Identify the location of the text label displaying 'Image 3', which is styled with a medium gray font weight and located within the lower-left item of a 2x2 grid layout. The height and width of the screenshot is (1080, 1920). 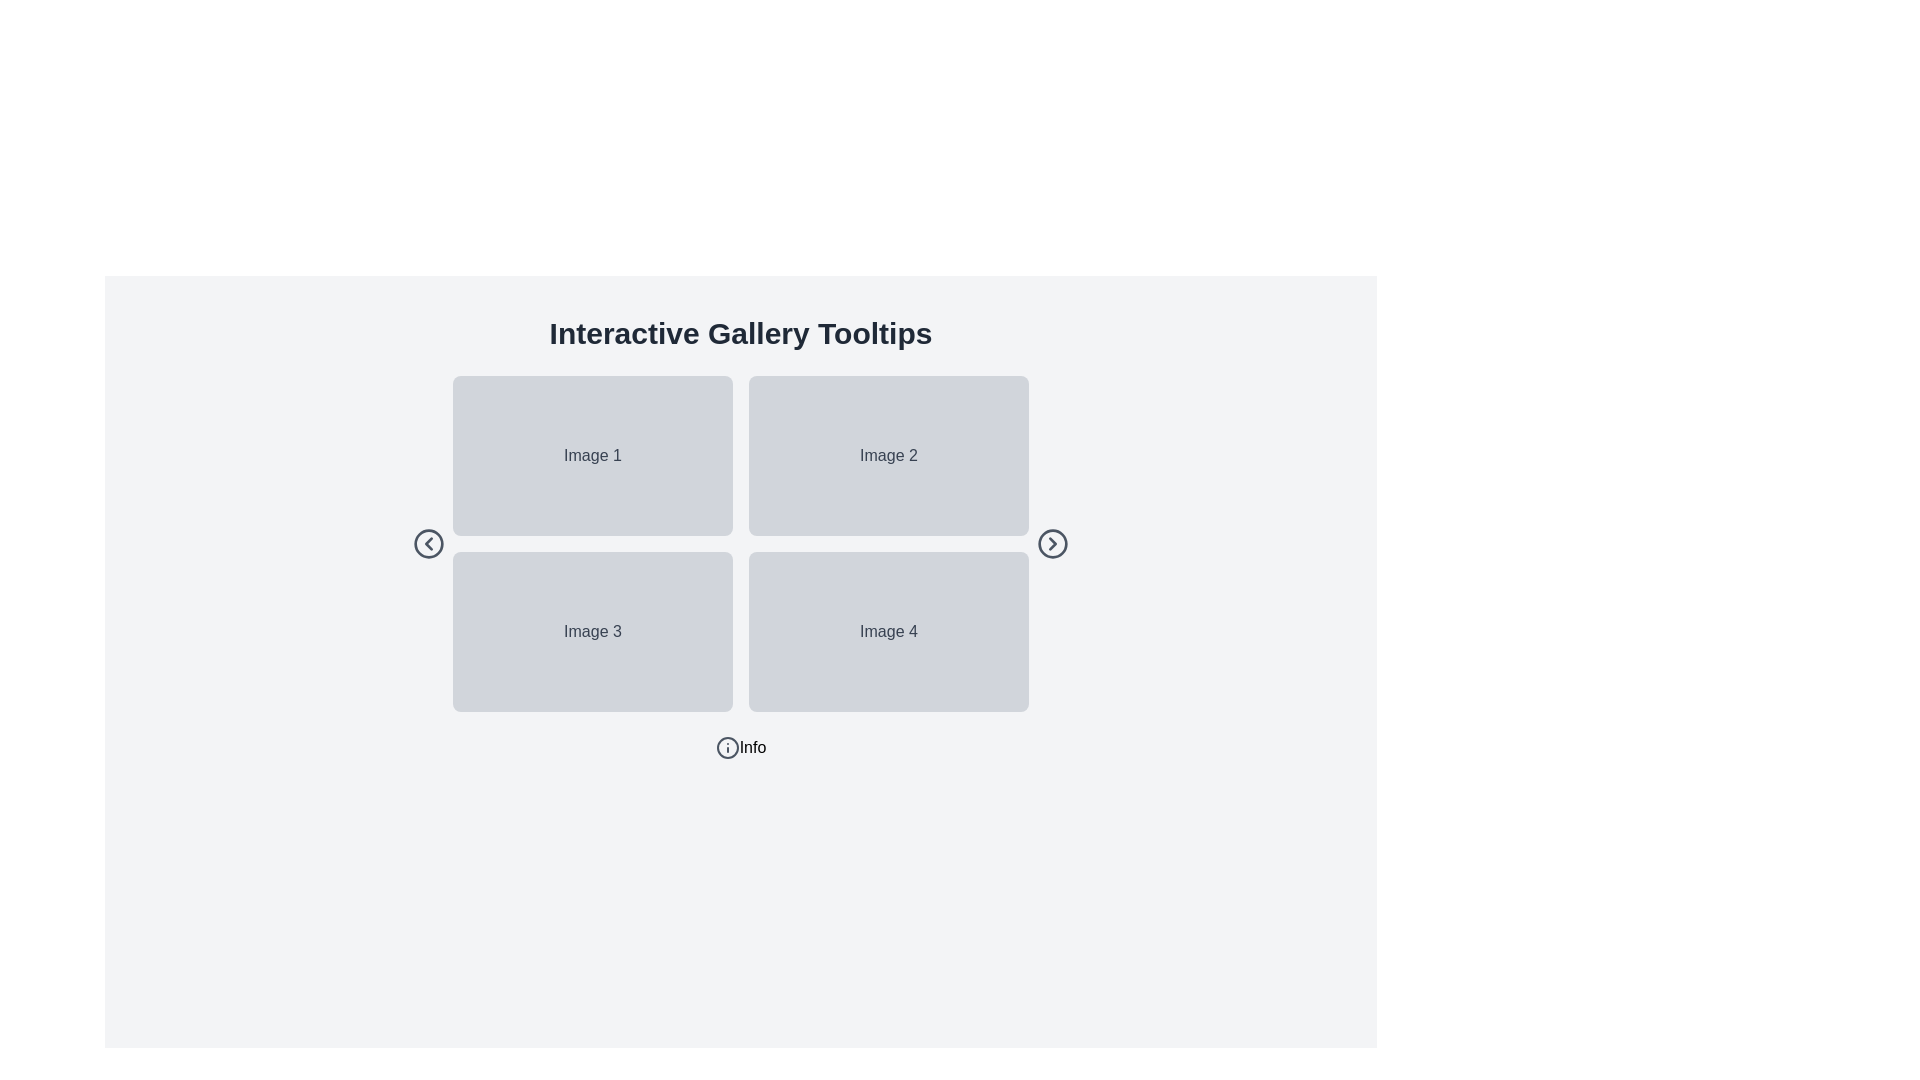
(591, 632).